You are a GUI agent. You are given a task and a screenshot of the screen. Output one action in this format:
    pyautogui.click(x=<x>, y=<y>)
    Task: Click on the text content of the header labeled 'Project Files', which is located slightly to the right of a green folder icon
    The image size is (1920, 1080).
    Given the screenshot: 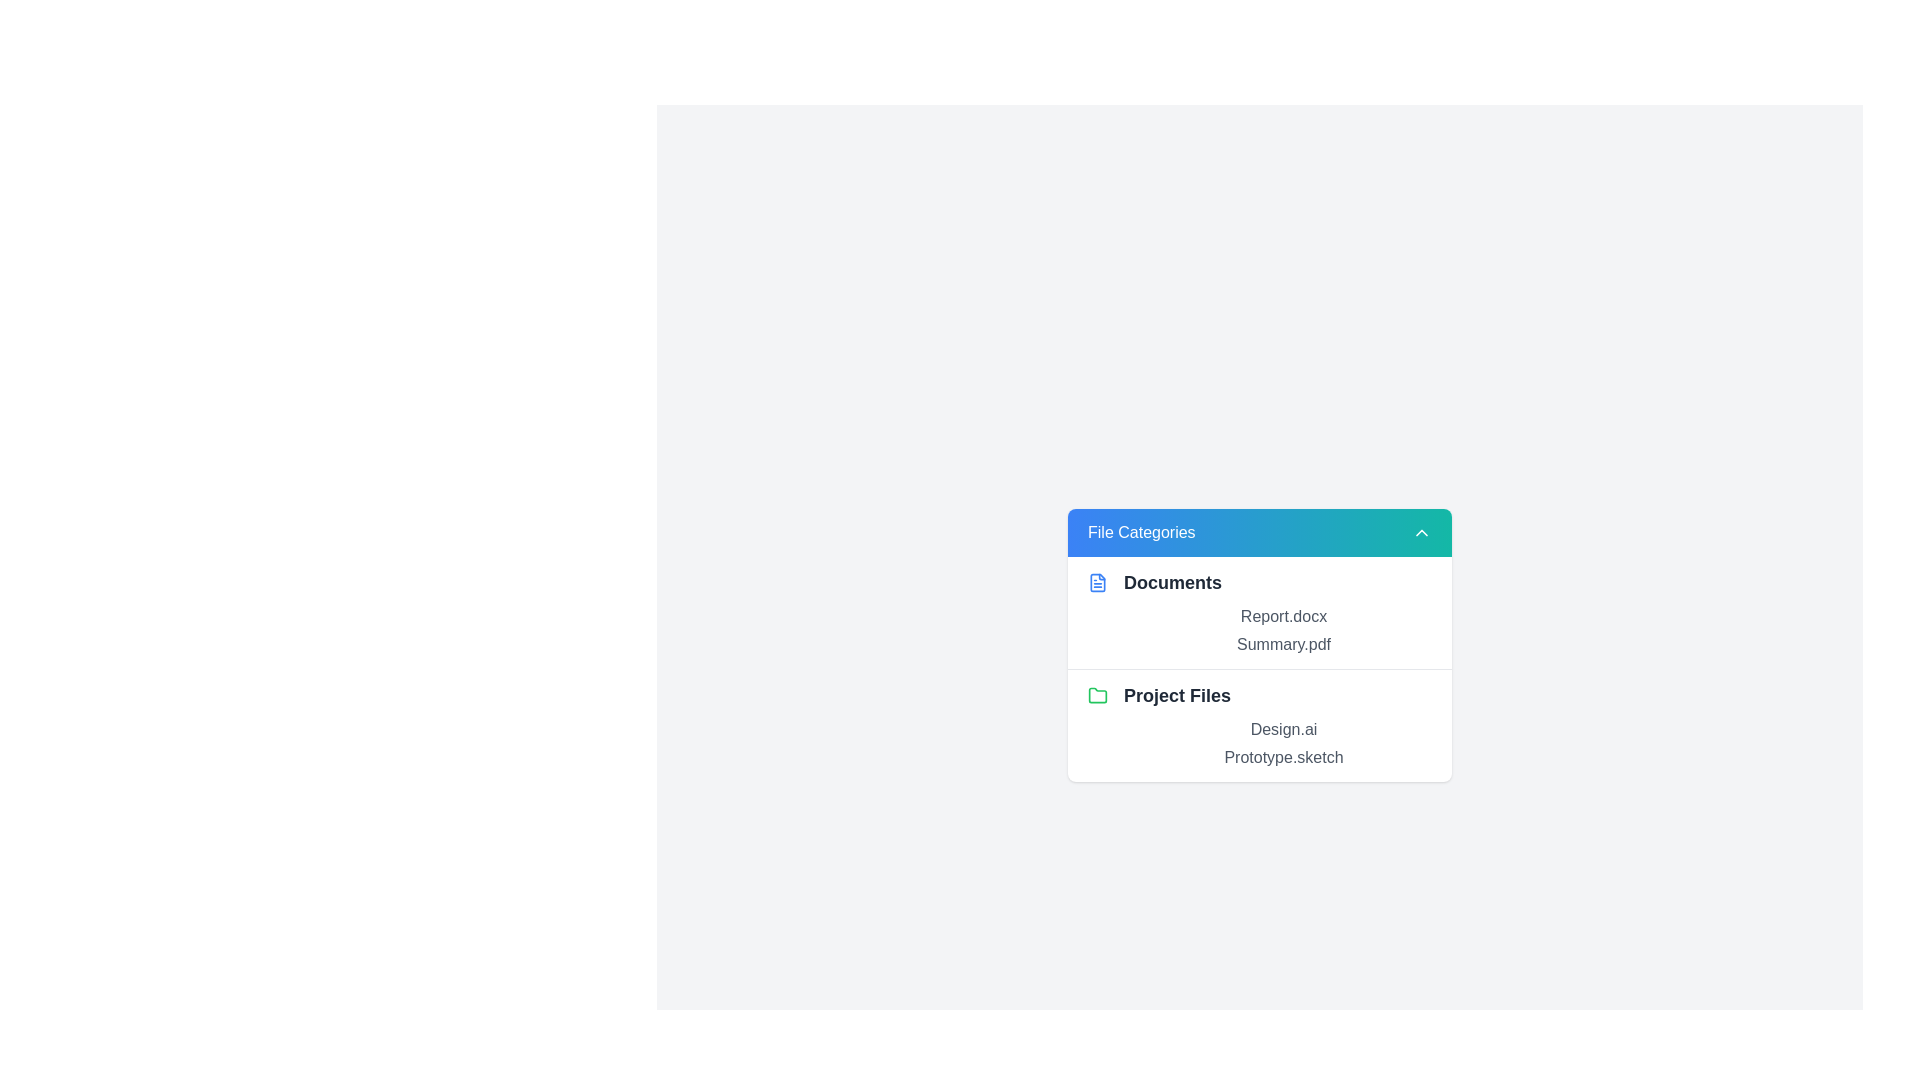 What is the action you would take?
    pyautogui.click(x=1177, y=694)
    